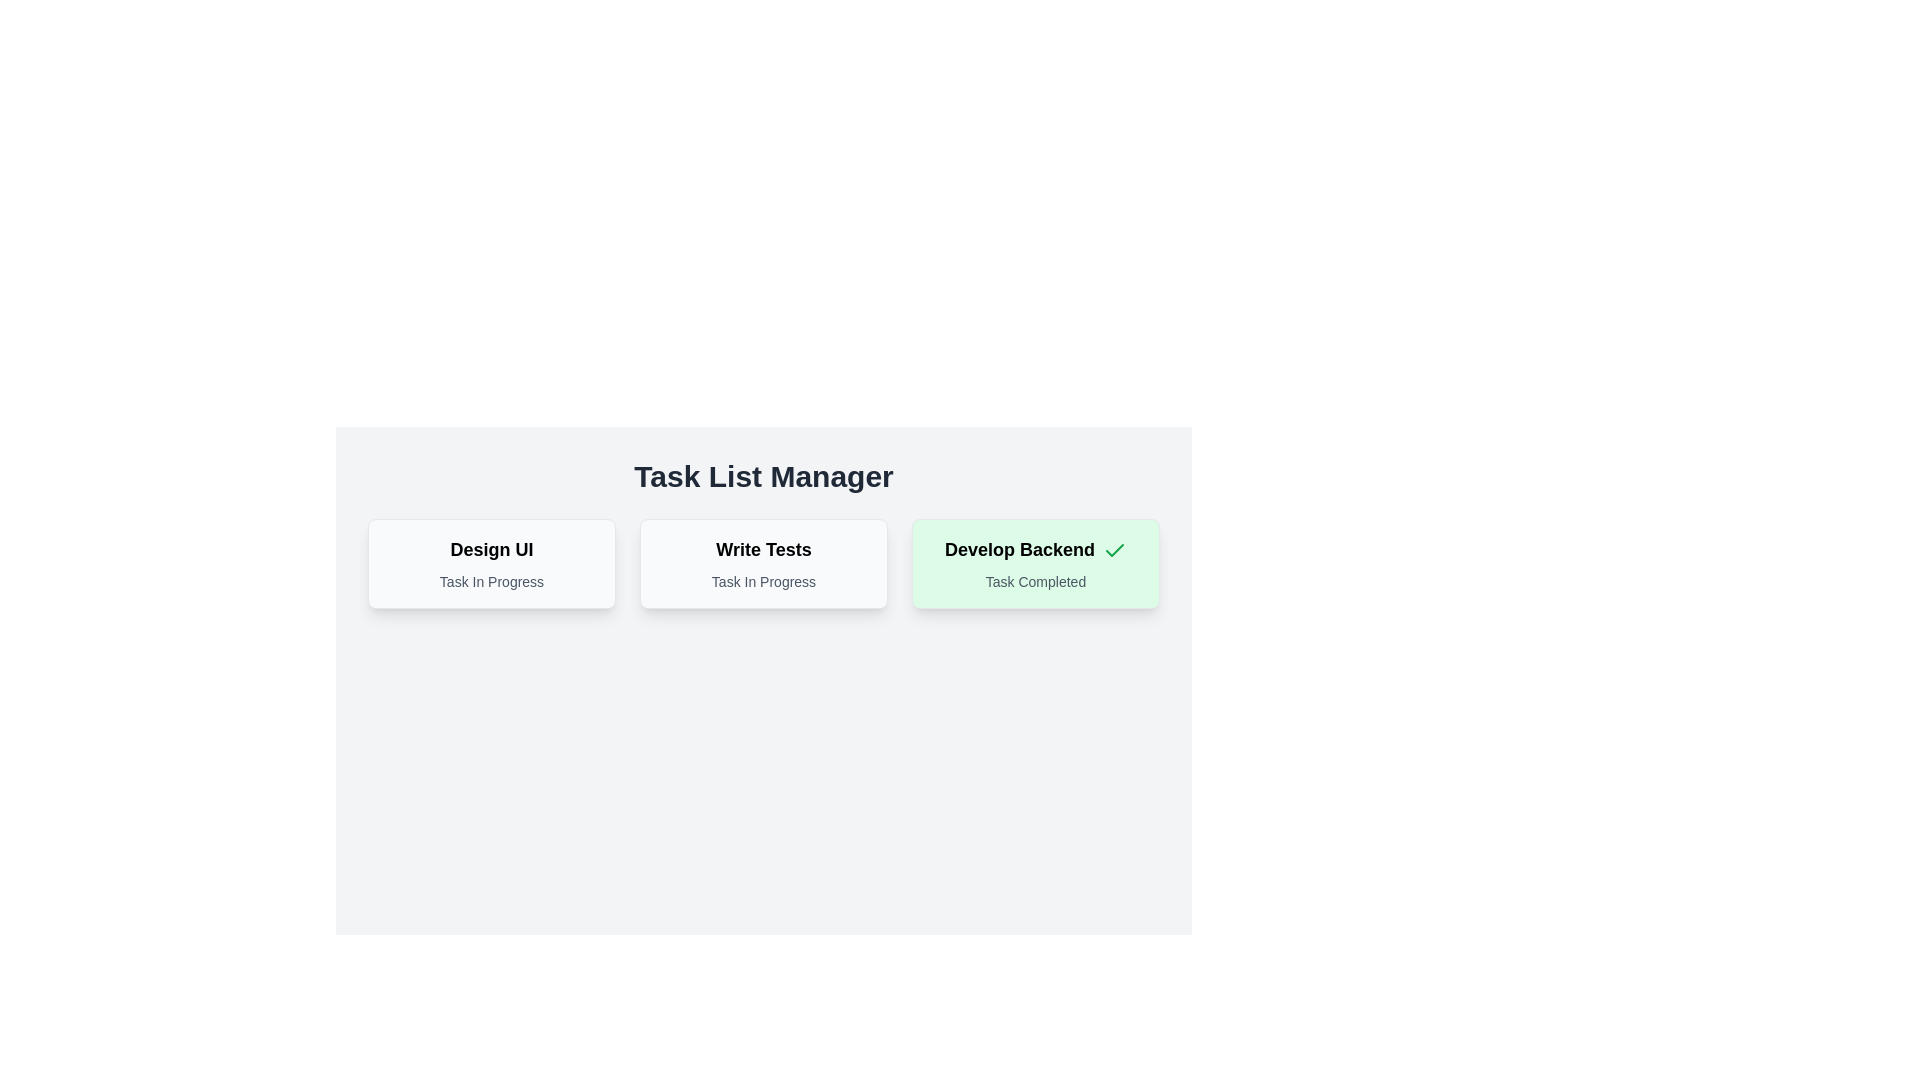  Describe the element at coordinates (1036, 550) in the screenshot. I see `the heading text 'Develop Backend' which is styled in bold and larger font, indicating task completion with a green background, located in the third card of the 'Task List Manager' section` at that location.